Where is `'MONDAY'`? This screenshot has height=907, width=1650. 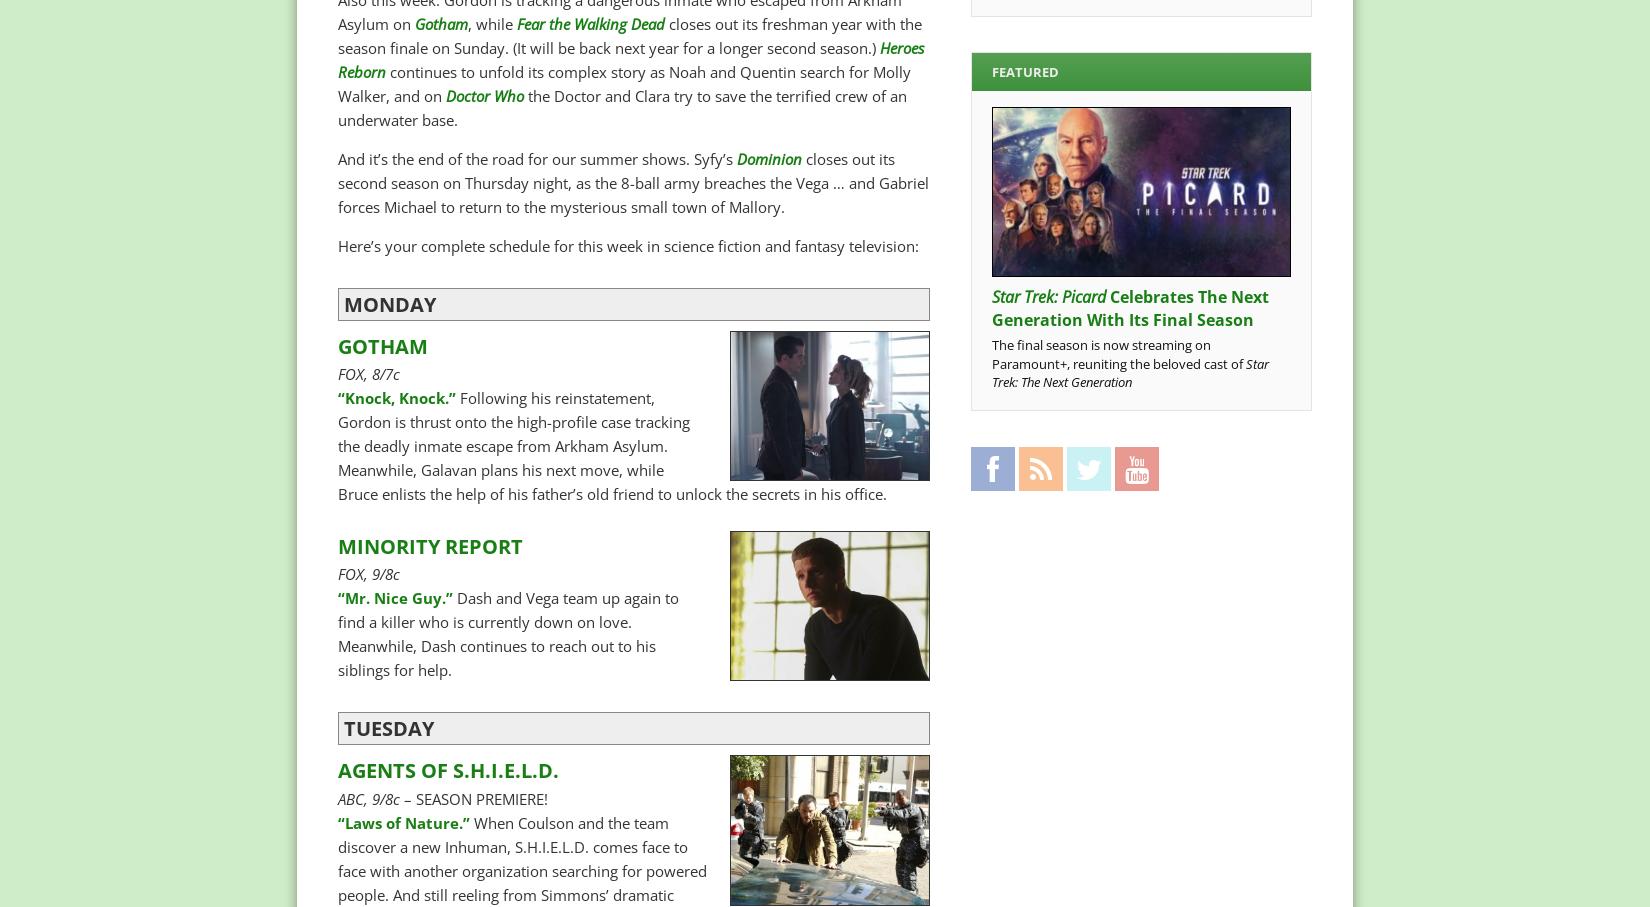
'MONDAY' is located at coordinates (390, 303).